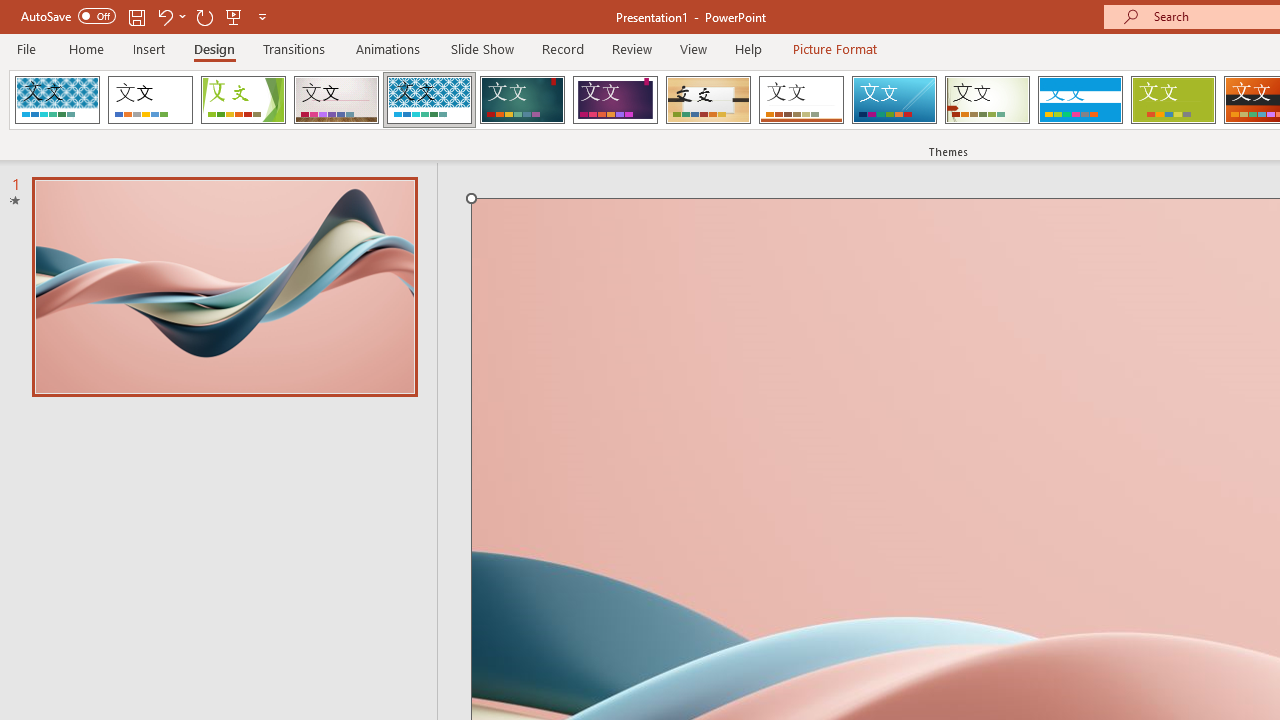 The width and height of the screenshot is (1280, 720). Describe the element at coordinates (708, 100) in the screenshot. I see `'Organic'` at that location.